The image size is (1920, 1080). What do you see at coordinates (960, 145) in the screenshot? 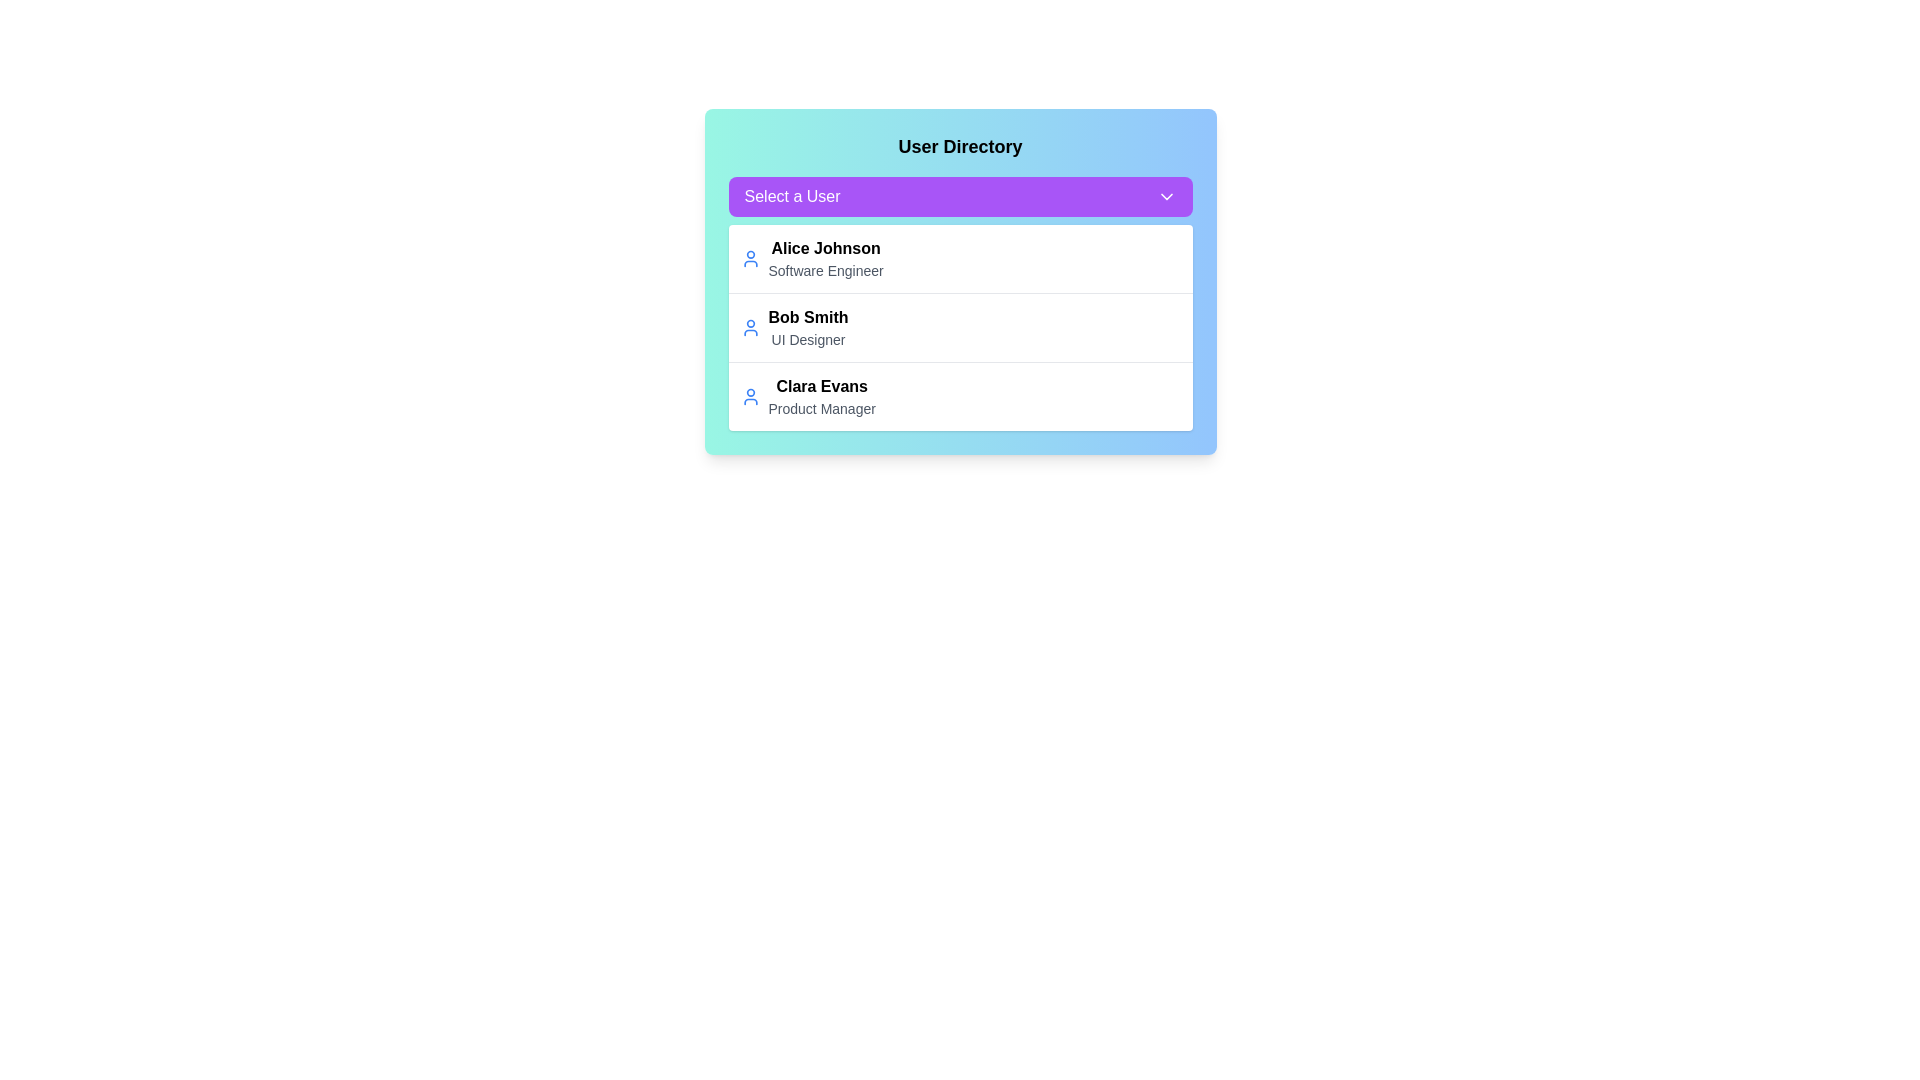
I see `the bold 'User Directory' text label, which is prominently displayed in black font on a gradient background transitioning from teal to blue, positioned above the 'Select a User' button` at bounding box center [960, 145].